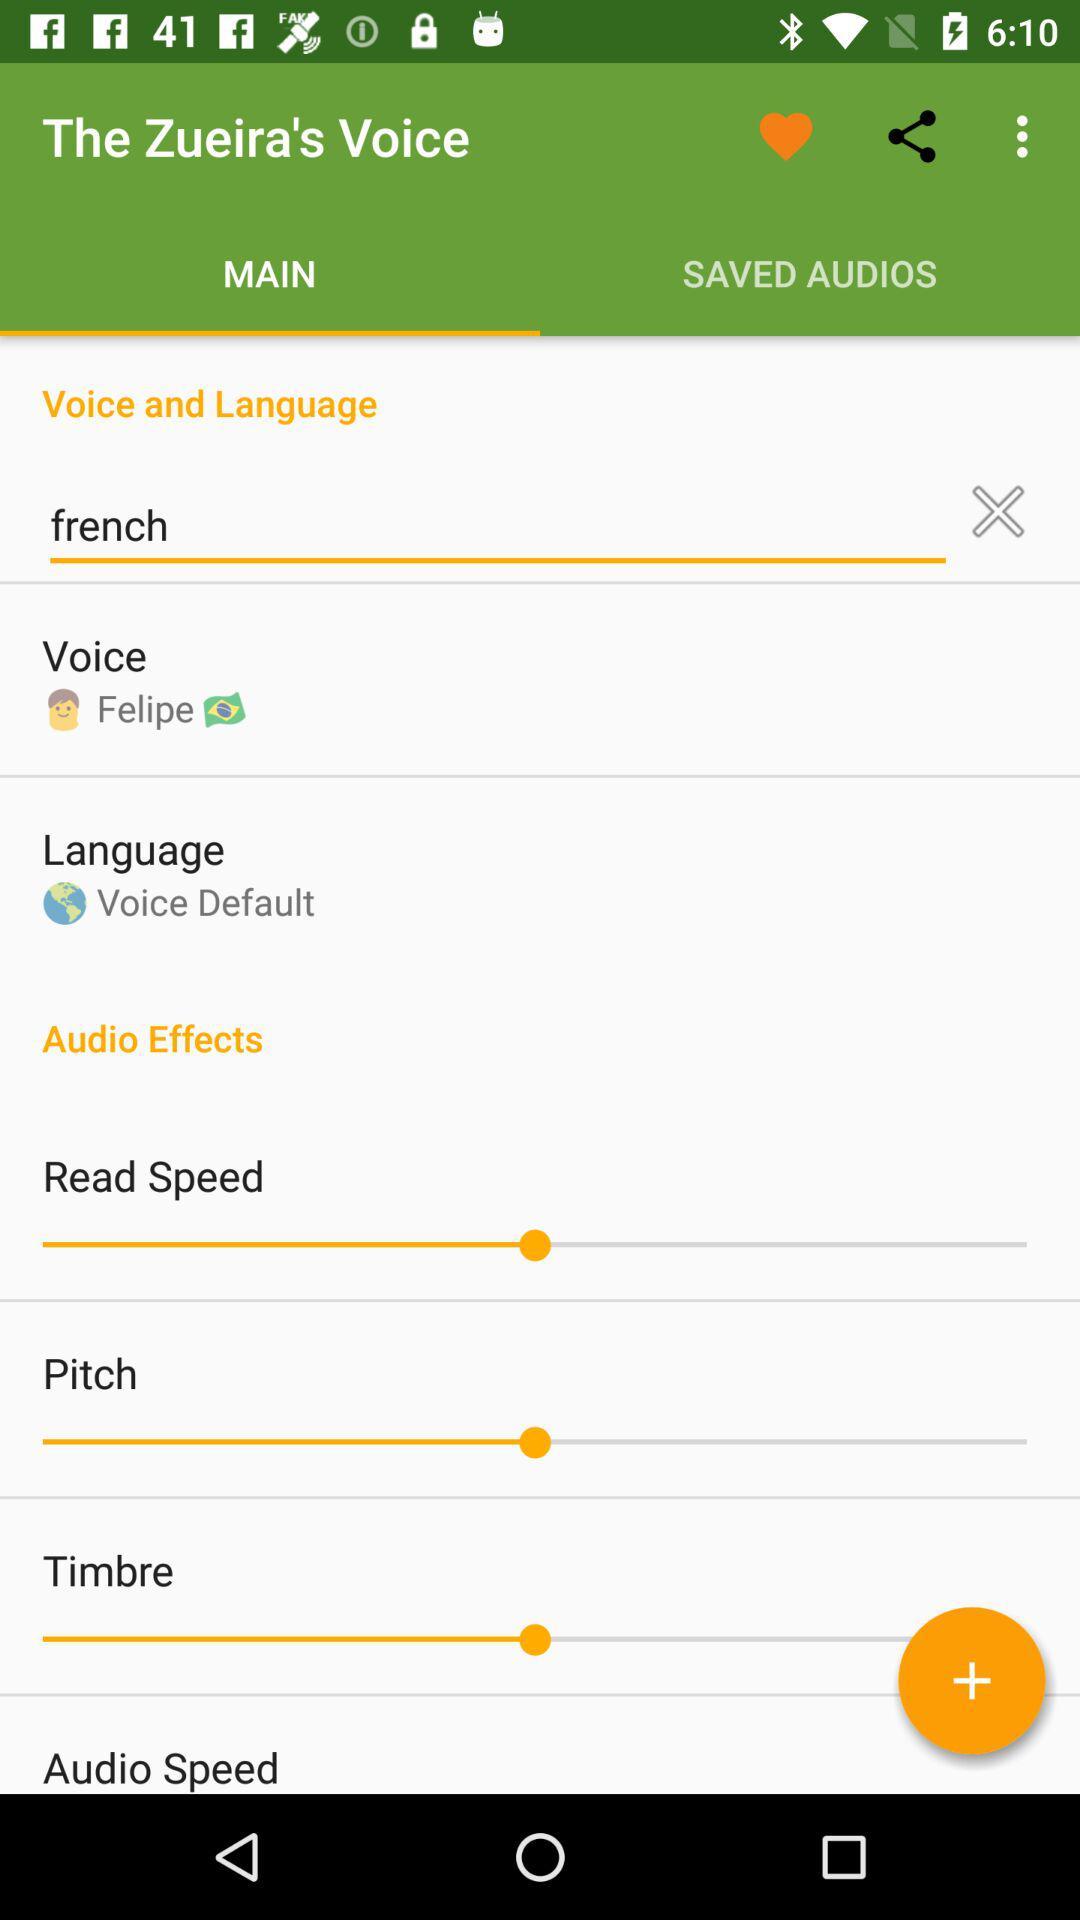 This screenshot has width=1080, height=1920. Describe the element at coordinates (785, 135) in the screenshot. I see `the icon above saved audios` at that location.